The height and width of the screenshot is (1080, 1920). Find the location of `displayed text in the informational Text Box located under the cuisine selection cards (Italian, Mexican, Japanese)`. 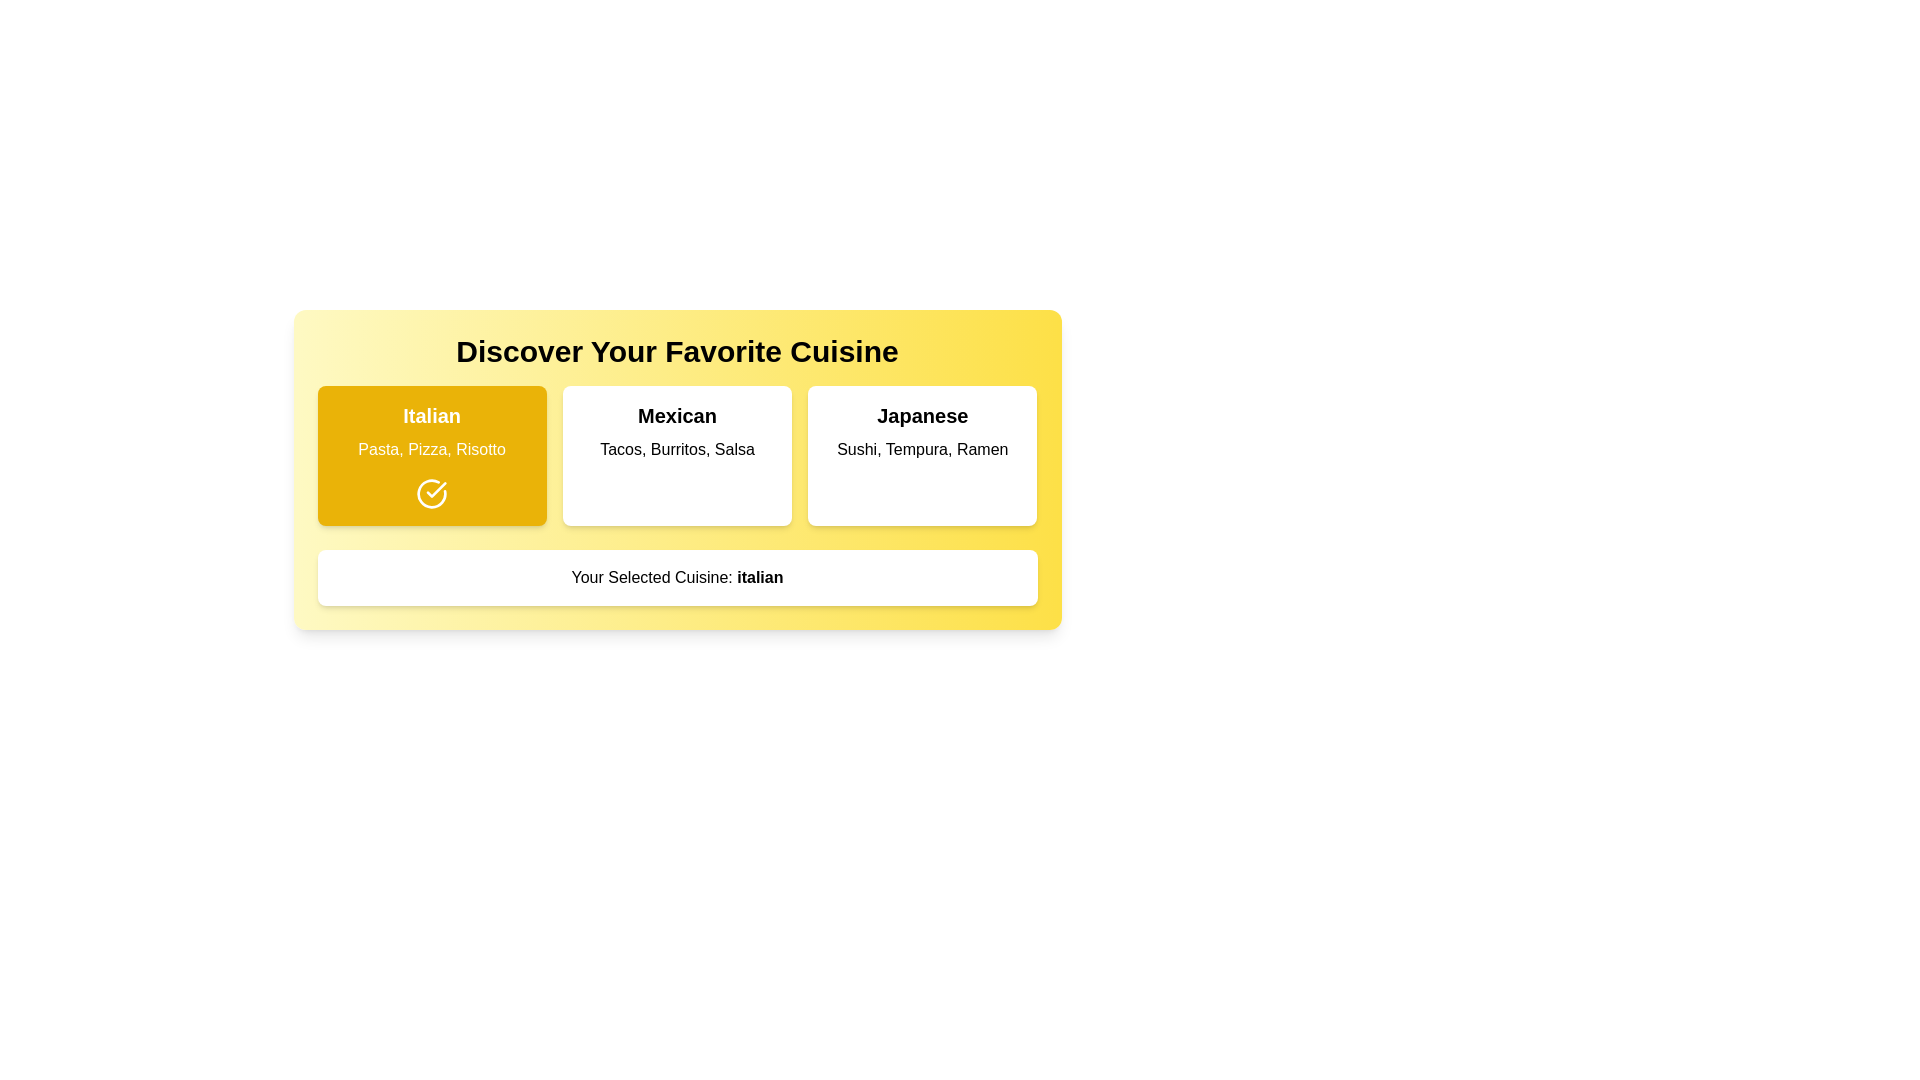

displayed text in the informational Text Box located under the cuisine selection cards (Italian, Mexican, Japanese) is located at coordinates (677, 578).